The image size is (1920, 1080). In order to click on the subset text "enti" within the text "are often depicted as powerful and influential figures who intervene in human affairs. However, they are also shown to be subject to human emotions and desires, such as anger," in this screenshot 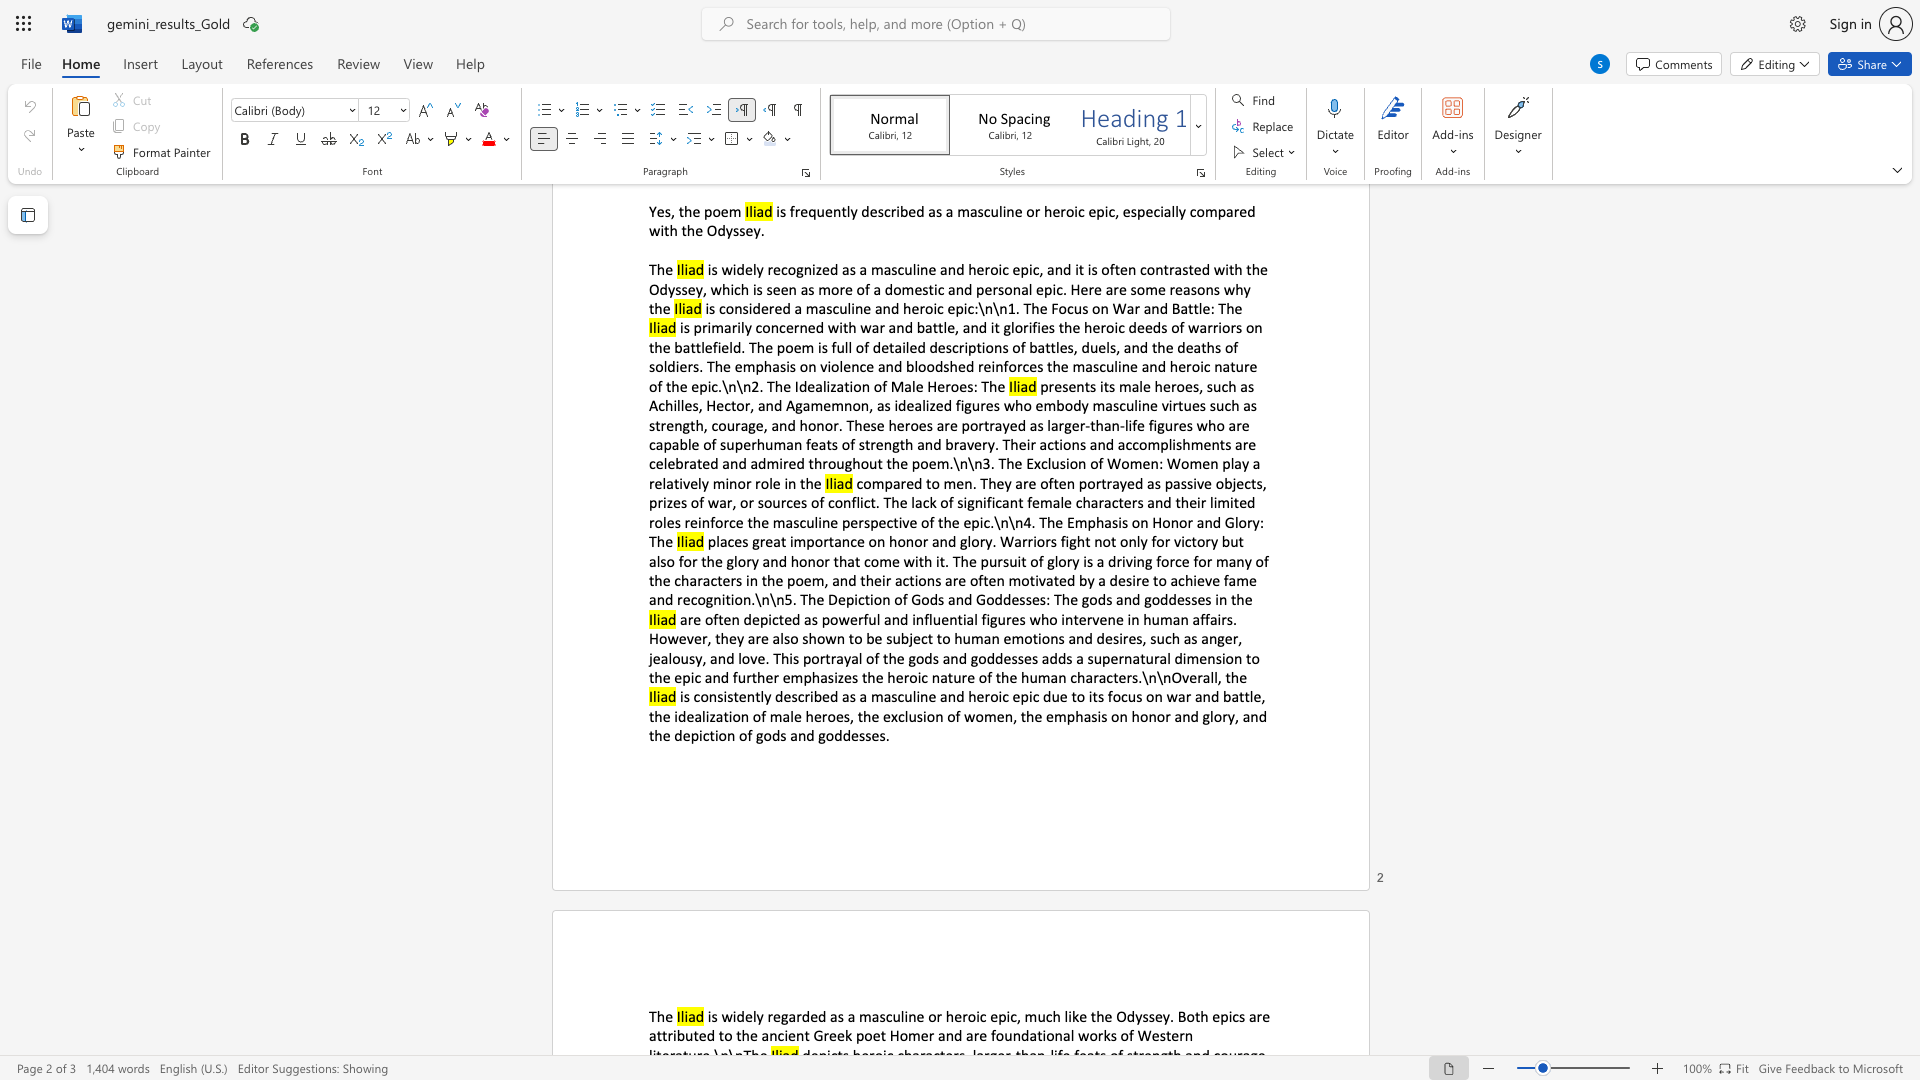, I will do `click(940, 618)`.